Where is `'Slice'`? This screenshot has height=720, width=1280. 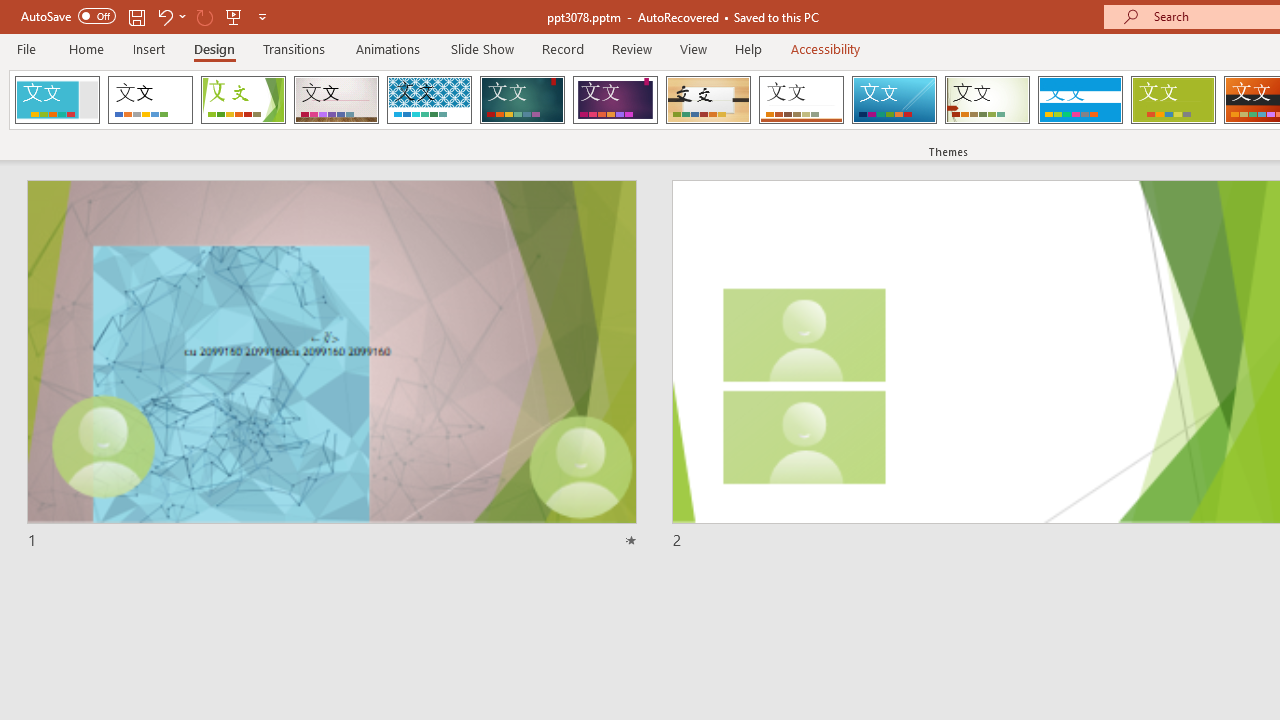 'Slice' is located at coordinates (893, 100).